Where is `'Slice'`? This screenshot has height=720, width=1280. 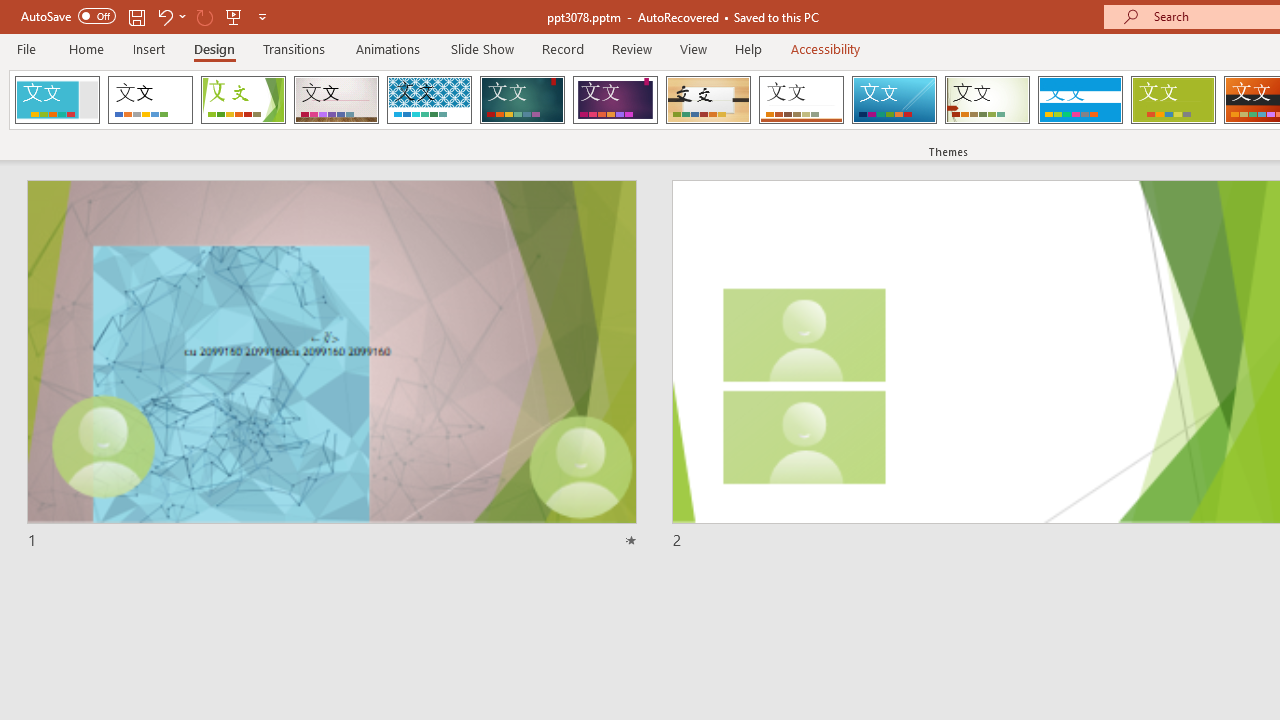 'Slice' is located at coordinates (893, 100).